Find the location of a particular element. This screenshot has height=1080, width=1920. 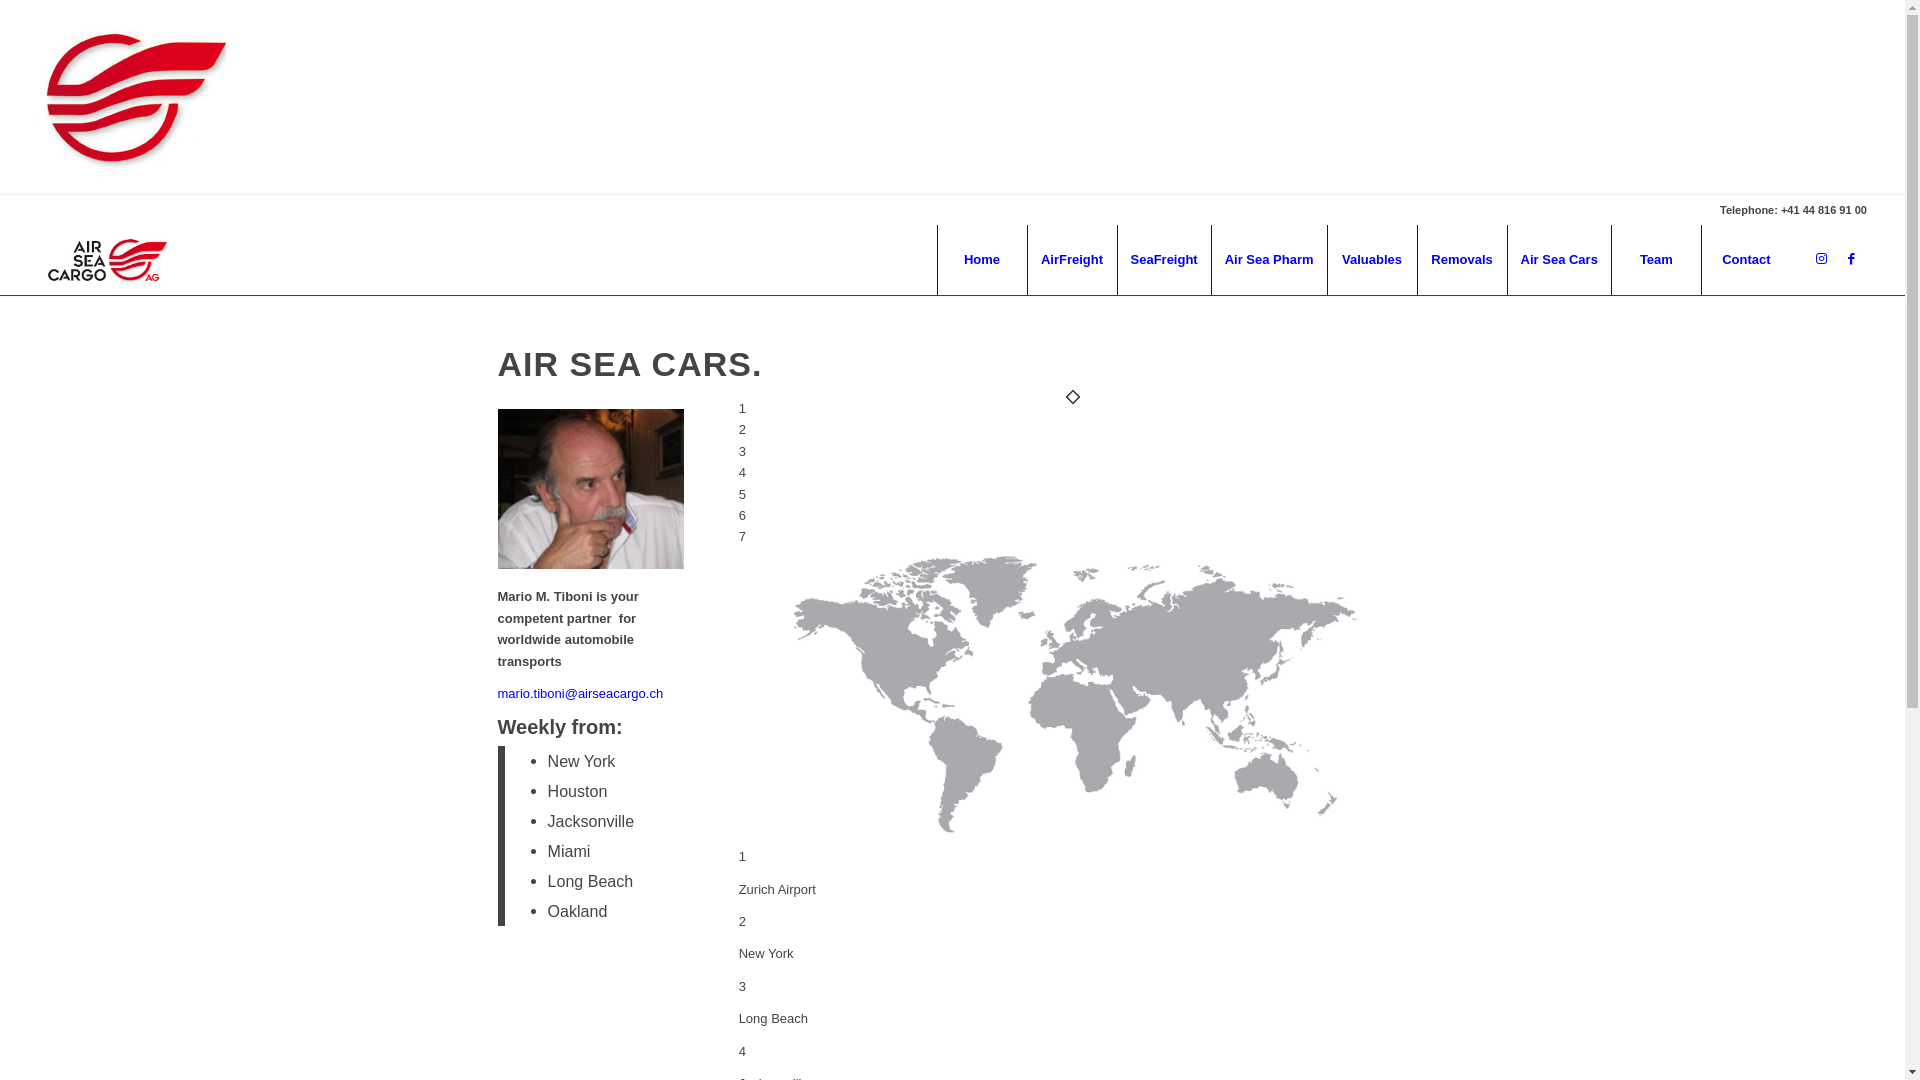

'Team' is located at coordinates (1656, 258).